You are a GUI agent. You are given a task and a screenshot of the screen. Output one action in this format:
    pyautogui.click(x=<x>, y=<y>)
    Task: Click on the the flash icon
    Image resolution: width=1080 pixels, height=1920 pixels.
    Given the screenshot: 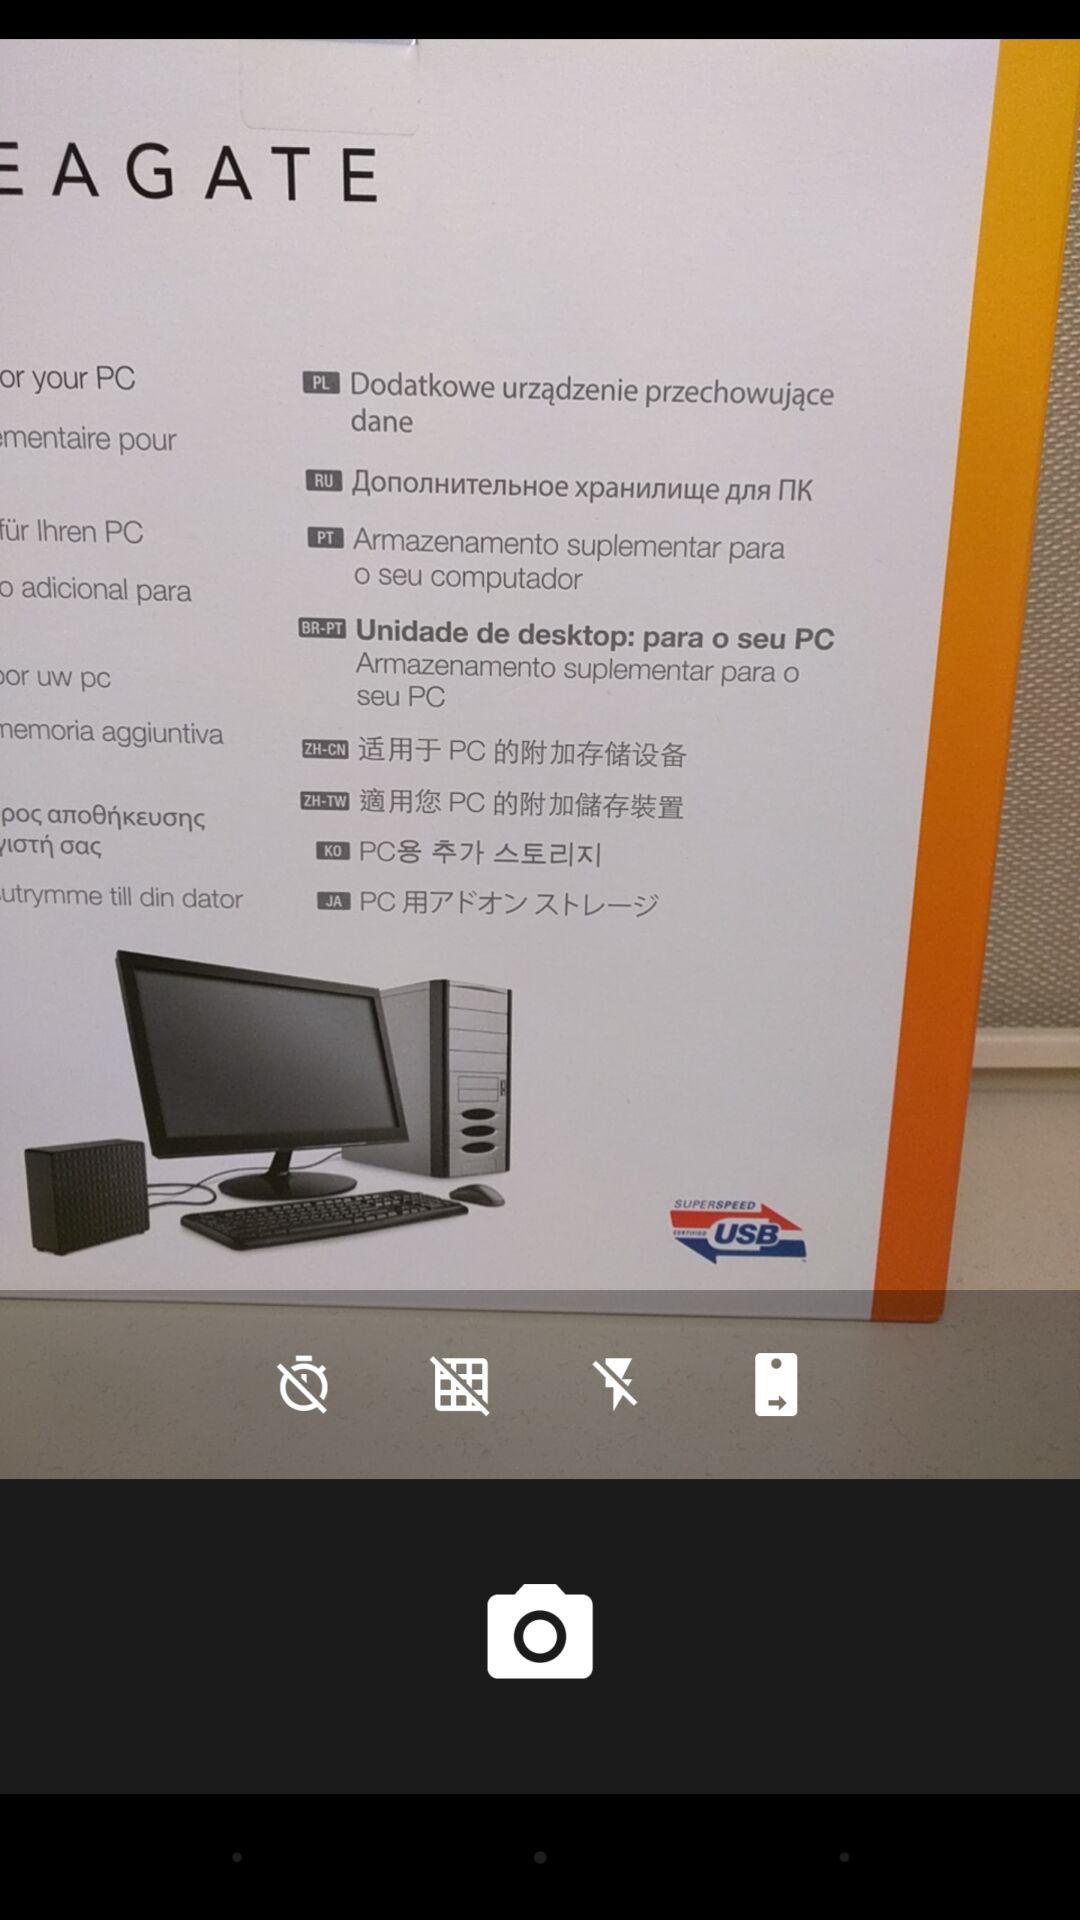 What is the action you would take?
    pyautogui.click(x=617, y=1383)
    